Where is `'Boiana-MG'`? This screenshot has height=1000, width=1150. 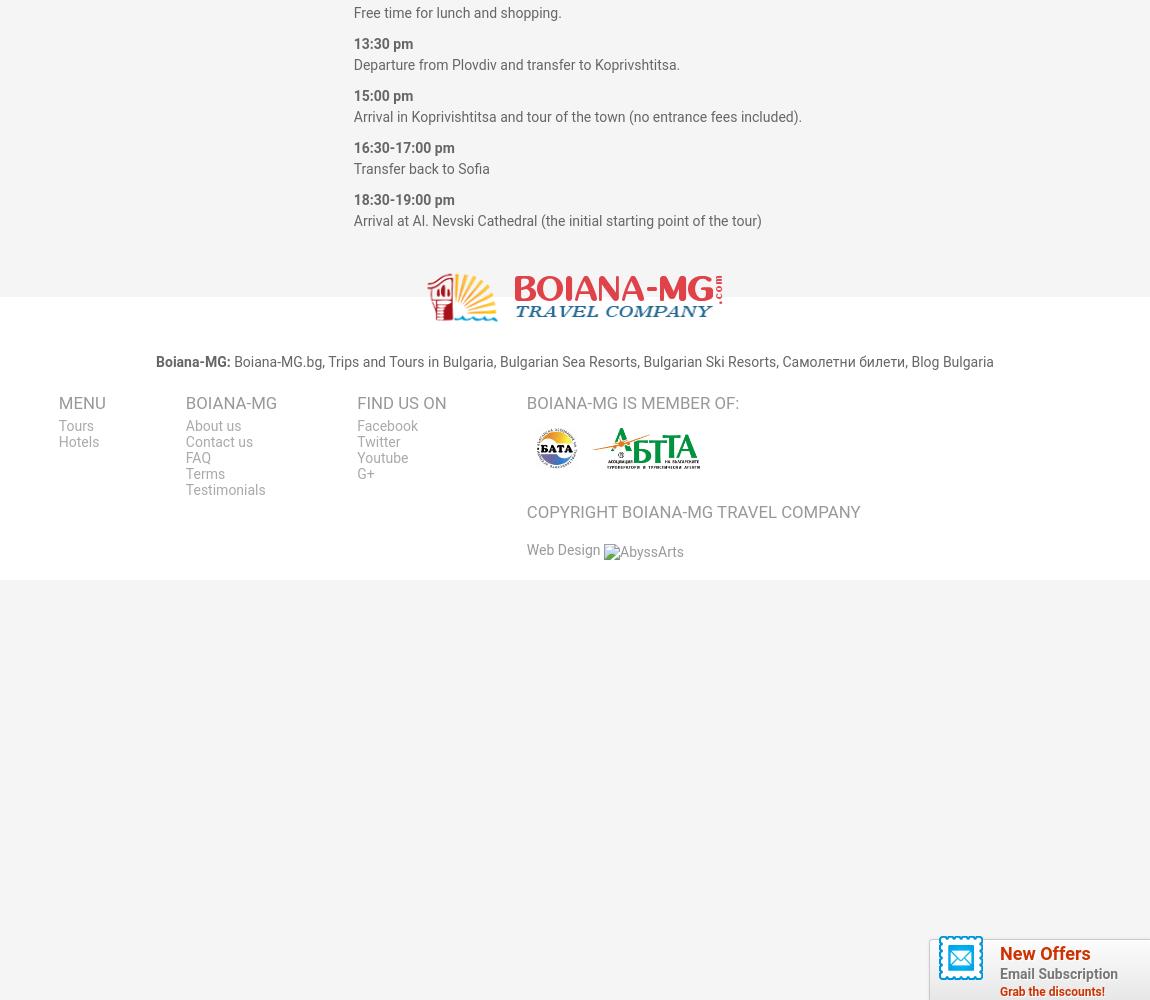 'Boiana-MG' is located at coordinates (666, 512).